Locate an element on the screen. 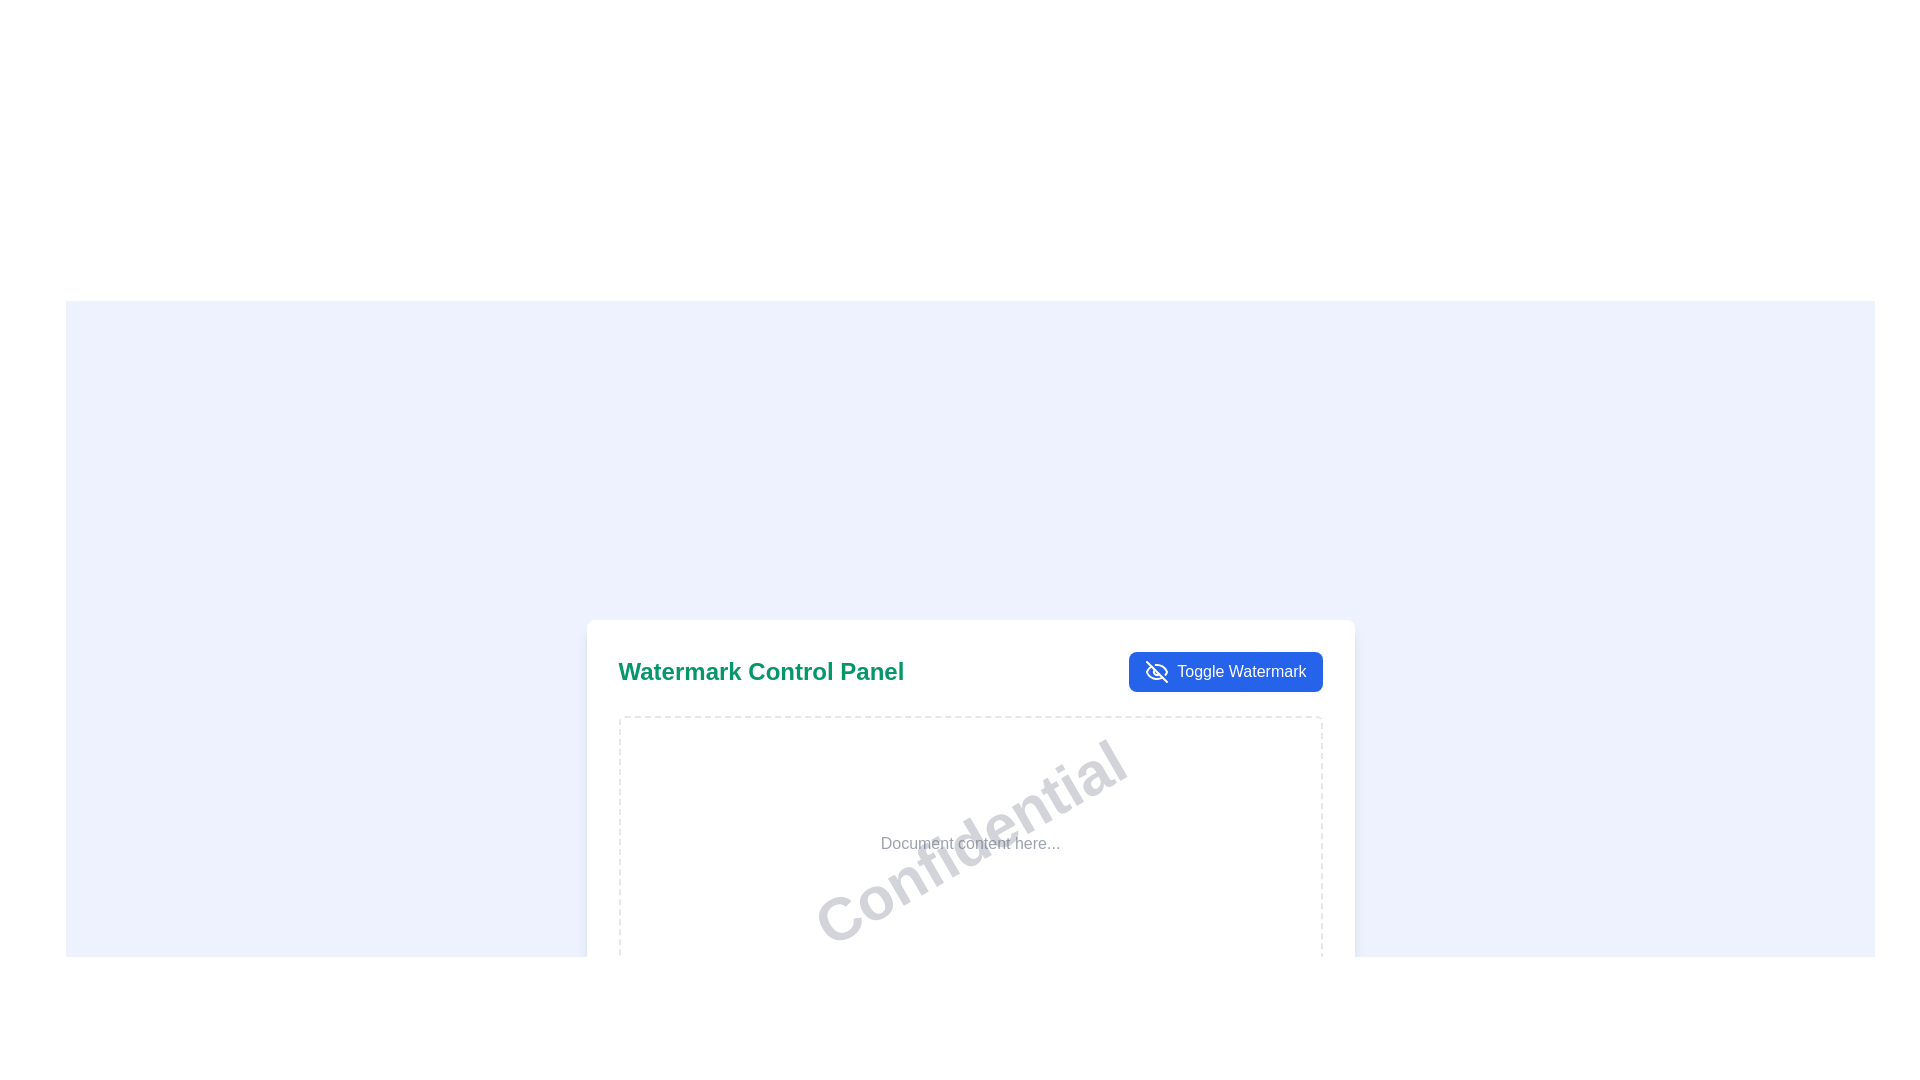 The image size is (1920, 1080). the toggle button for enabling or disabling the watermark feature located at the far-right end of the 'Watermark Control Panel' to observe a change in background color is located at coordinates (1224, 671).